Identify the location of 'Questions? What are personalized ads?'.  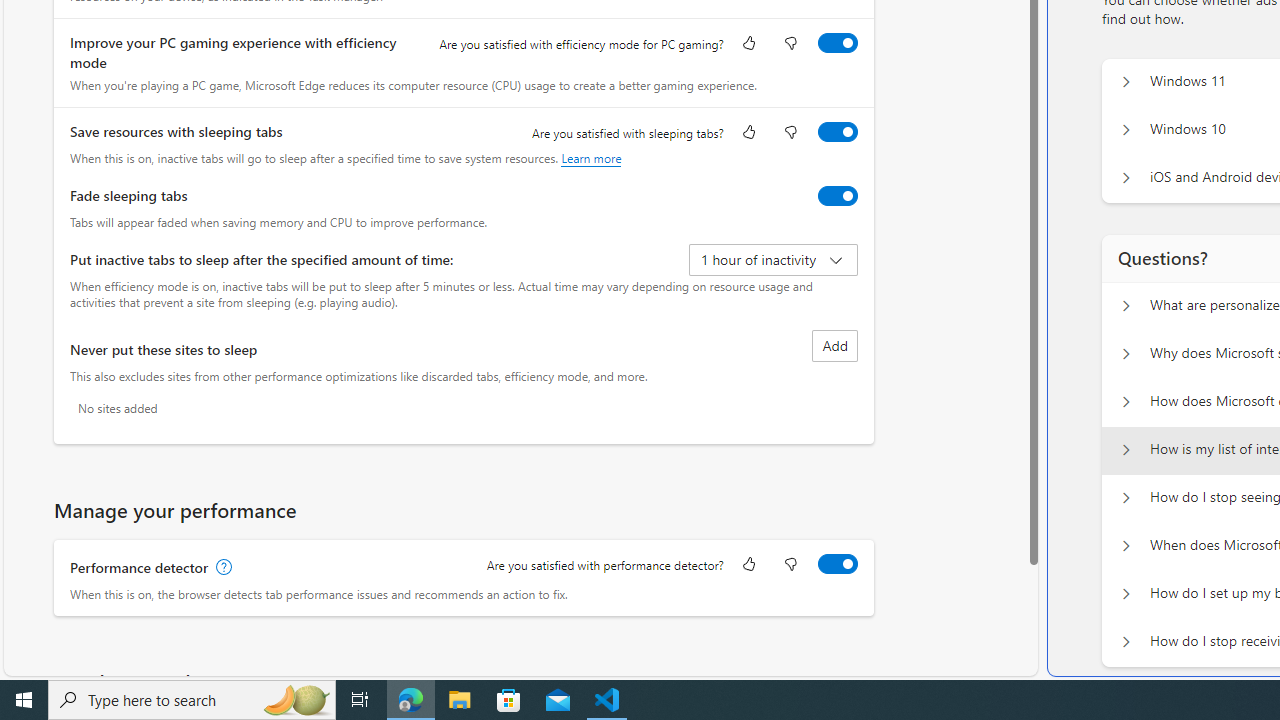
(1125, 306).